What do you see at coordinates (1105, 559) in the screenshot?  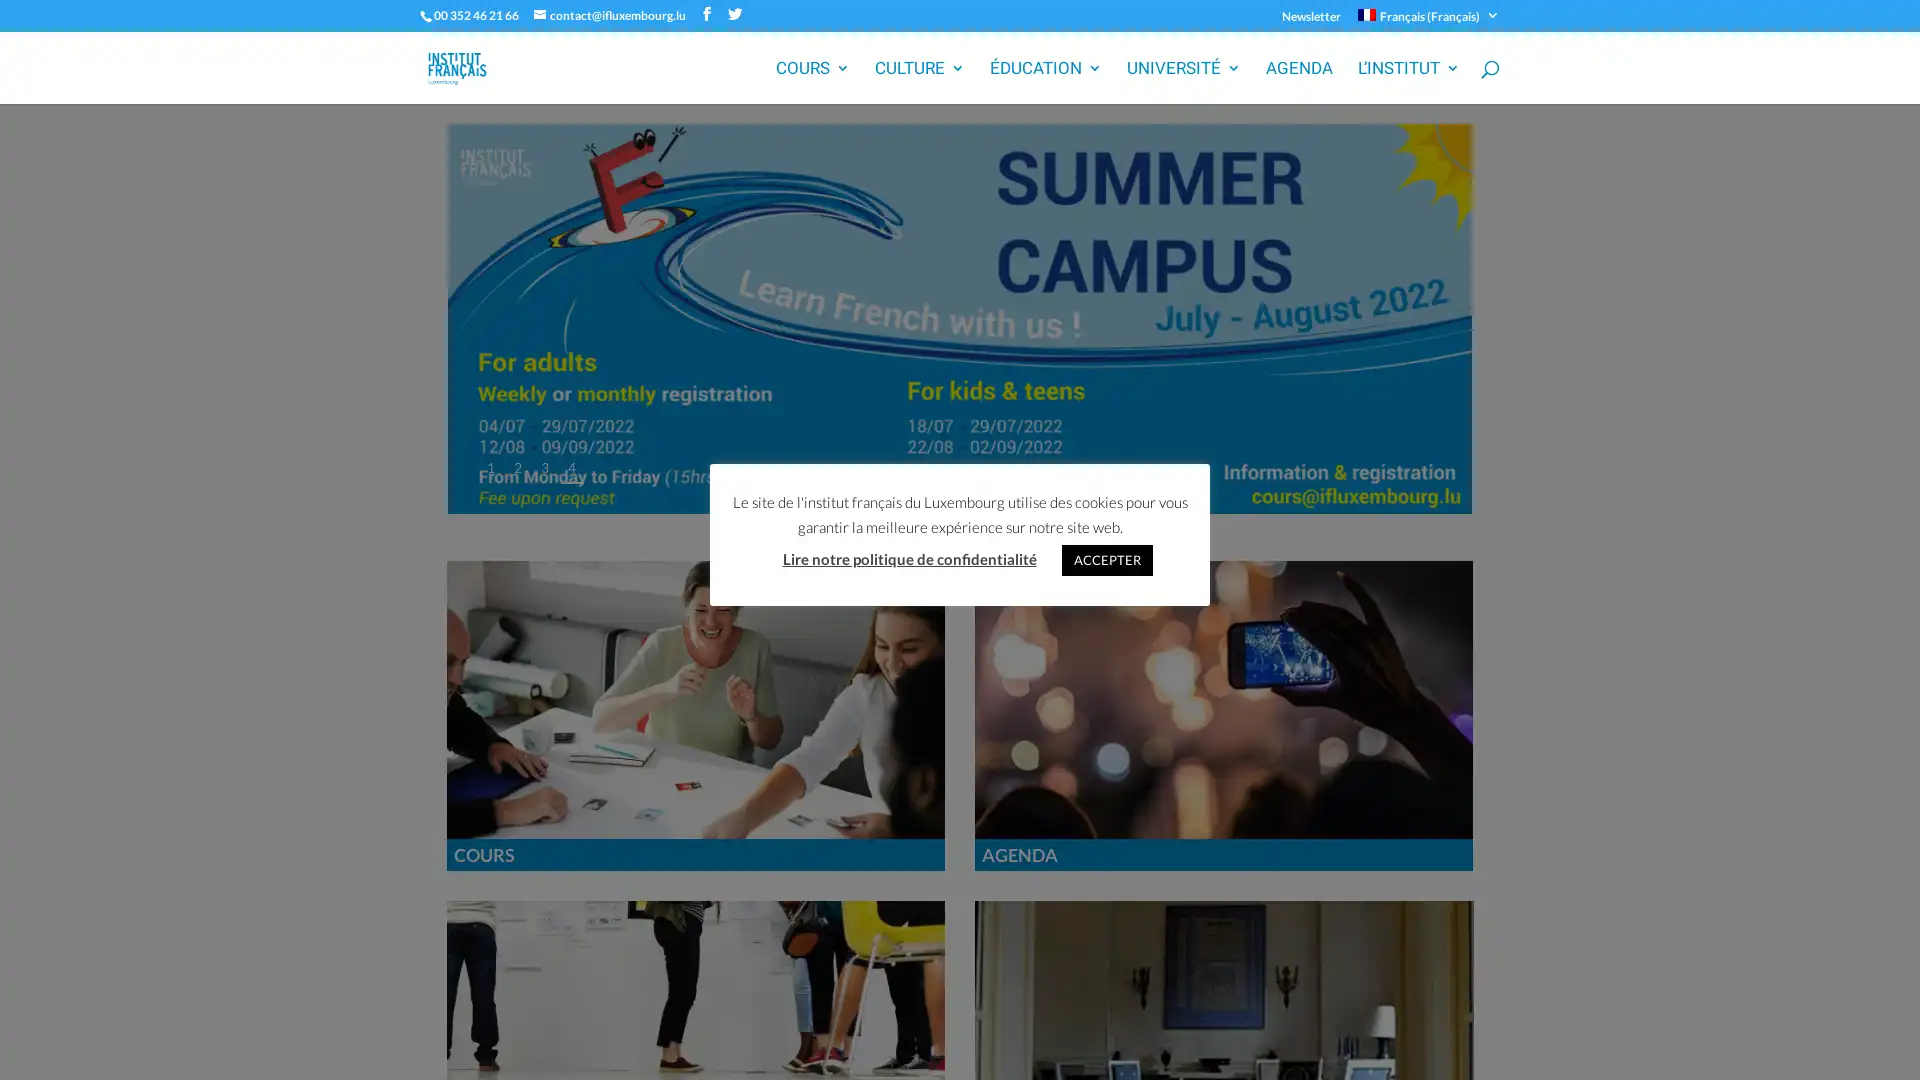 I see `ACCEPTER` at bounding box center [1105, 559].